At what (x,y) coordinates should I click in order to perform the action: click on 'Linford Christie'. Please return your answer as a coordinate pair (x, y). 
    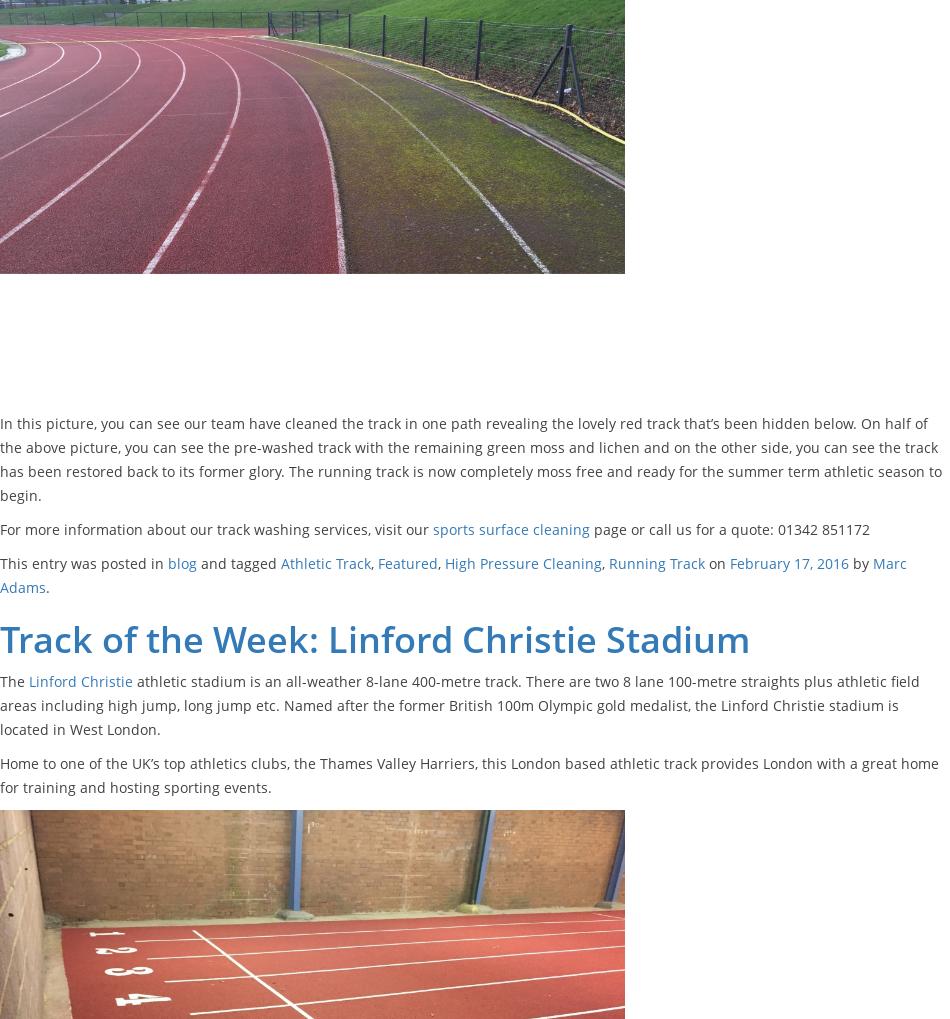
    Looking at the image, I should click on (81, 679).